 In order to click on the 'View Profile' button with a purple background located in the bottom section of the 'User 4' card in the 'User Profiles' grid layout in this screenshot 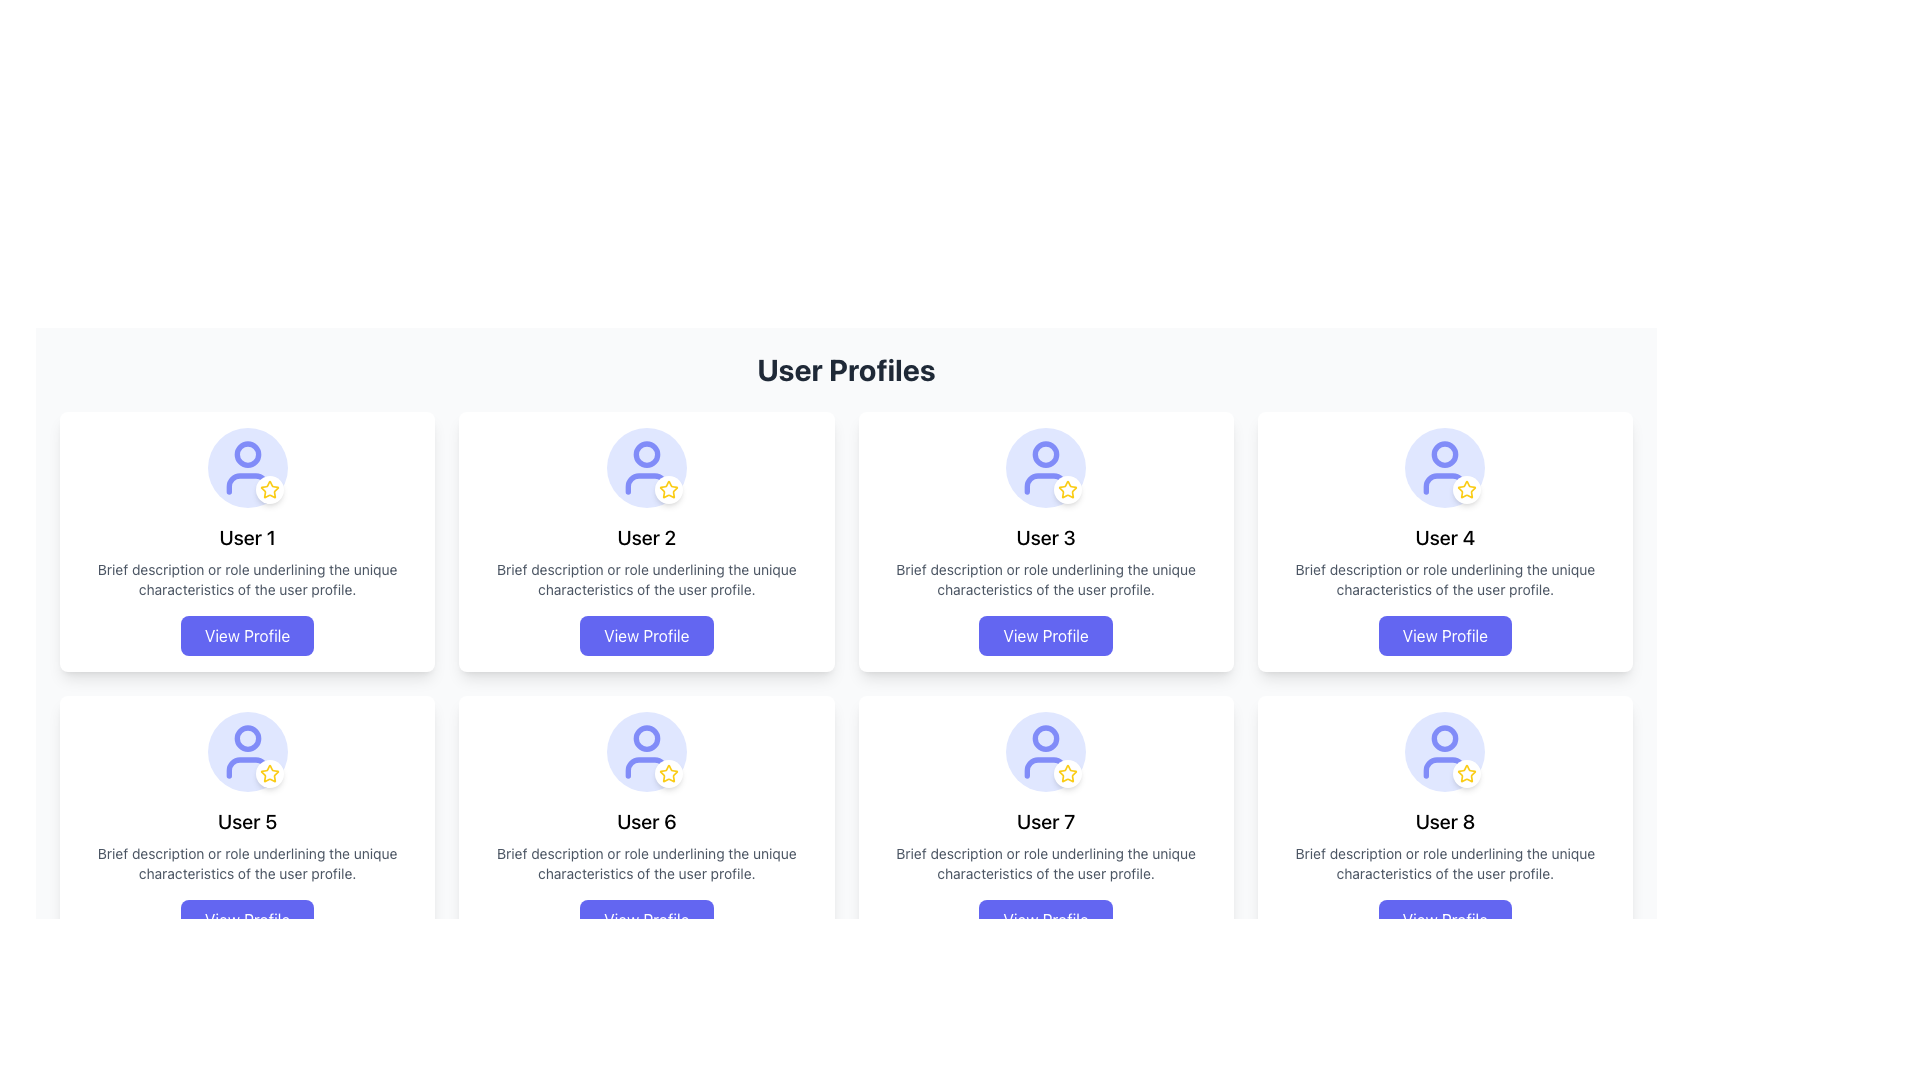, I will do `click(1445, 636)`.